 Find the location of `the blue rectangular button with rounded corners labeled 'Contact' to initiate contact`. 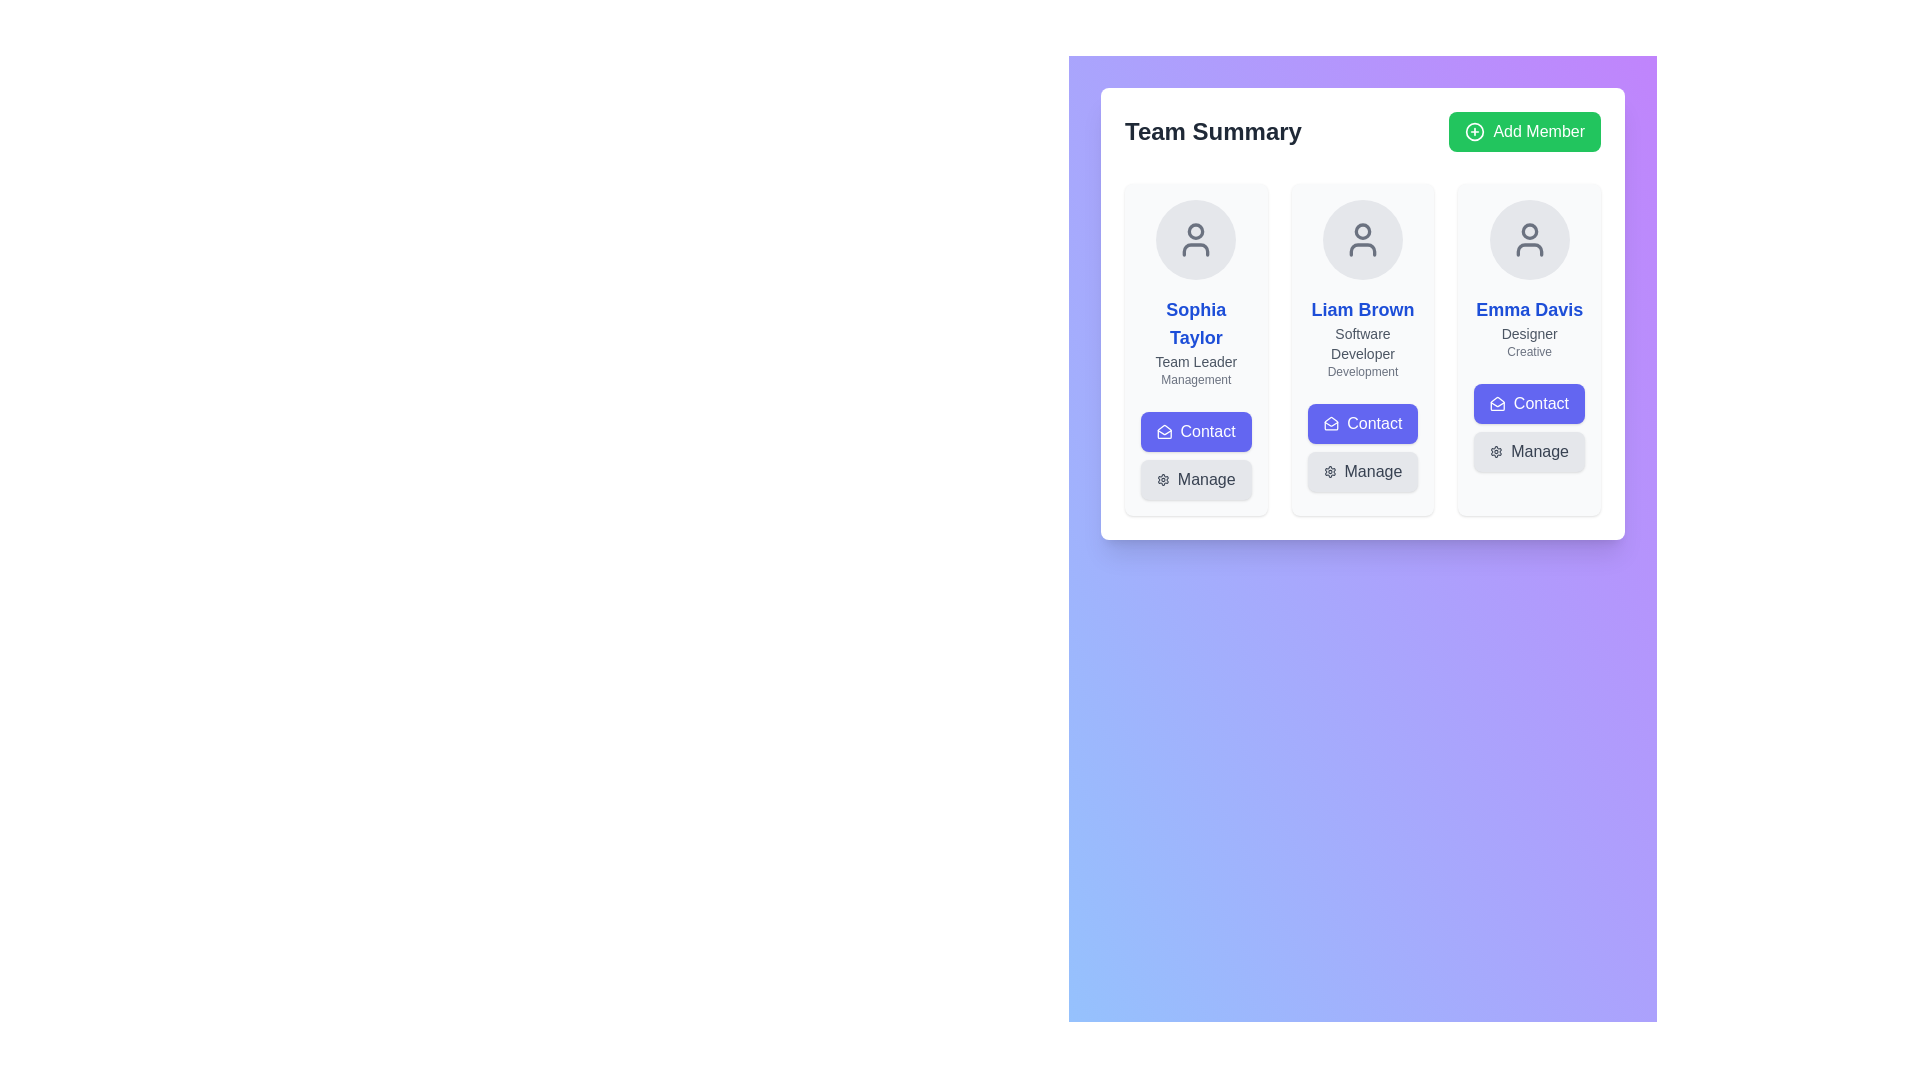

the blue rectangular button with rounded corners labeled 'Contact' to initiate contact is located at coordinates (1196, 431).